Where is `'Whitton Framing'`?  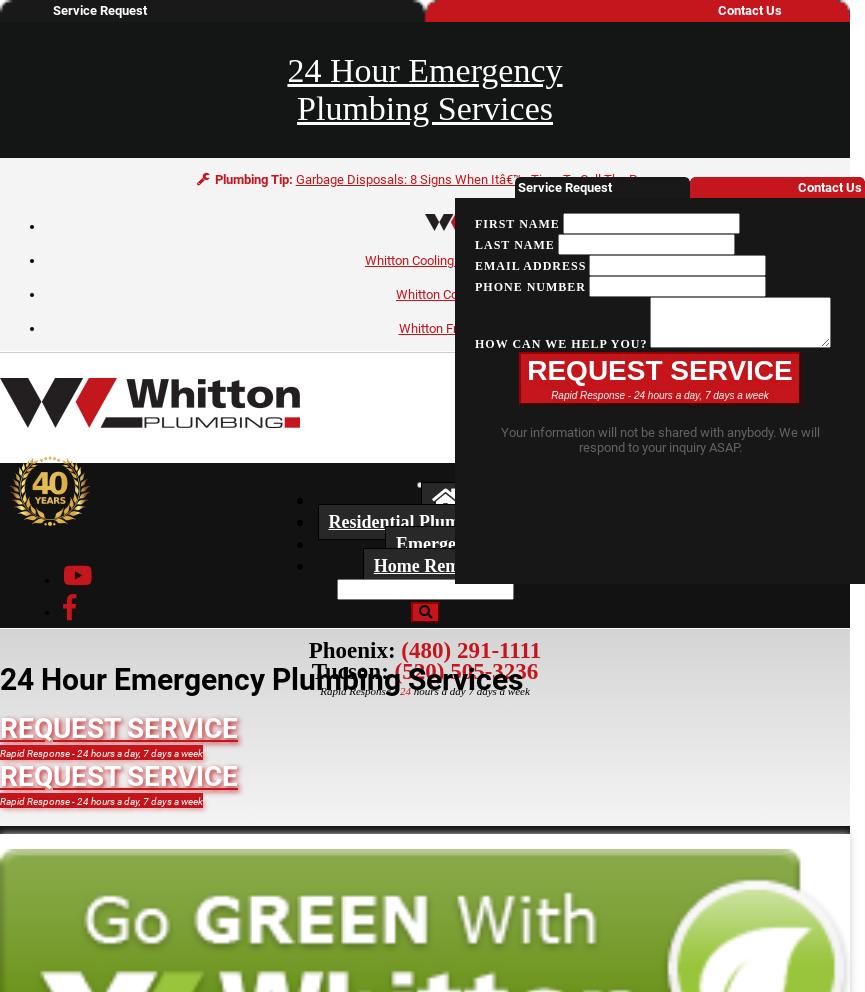
'Whitton Framing' is located at coordinates (397, 328).